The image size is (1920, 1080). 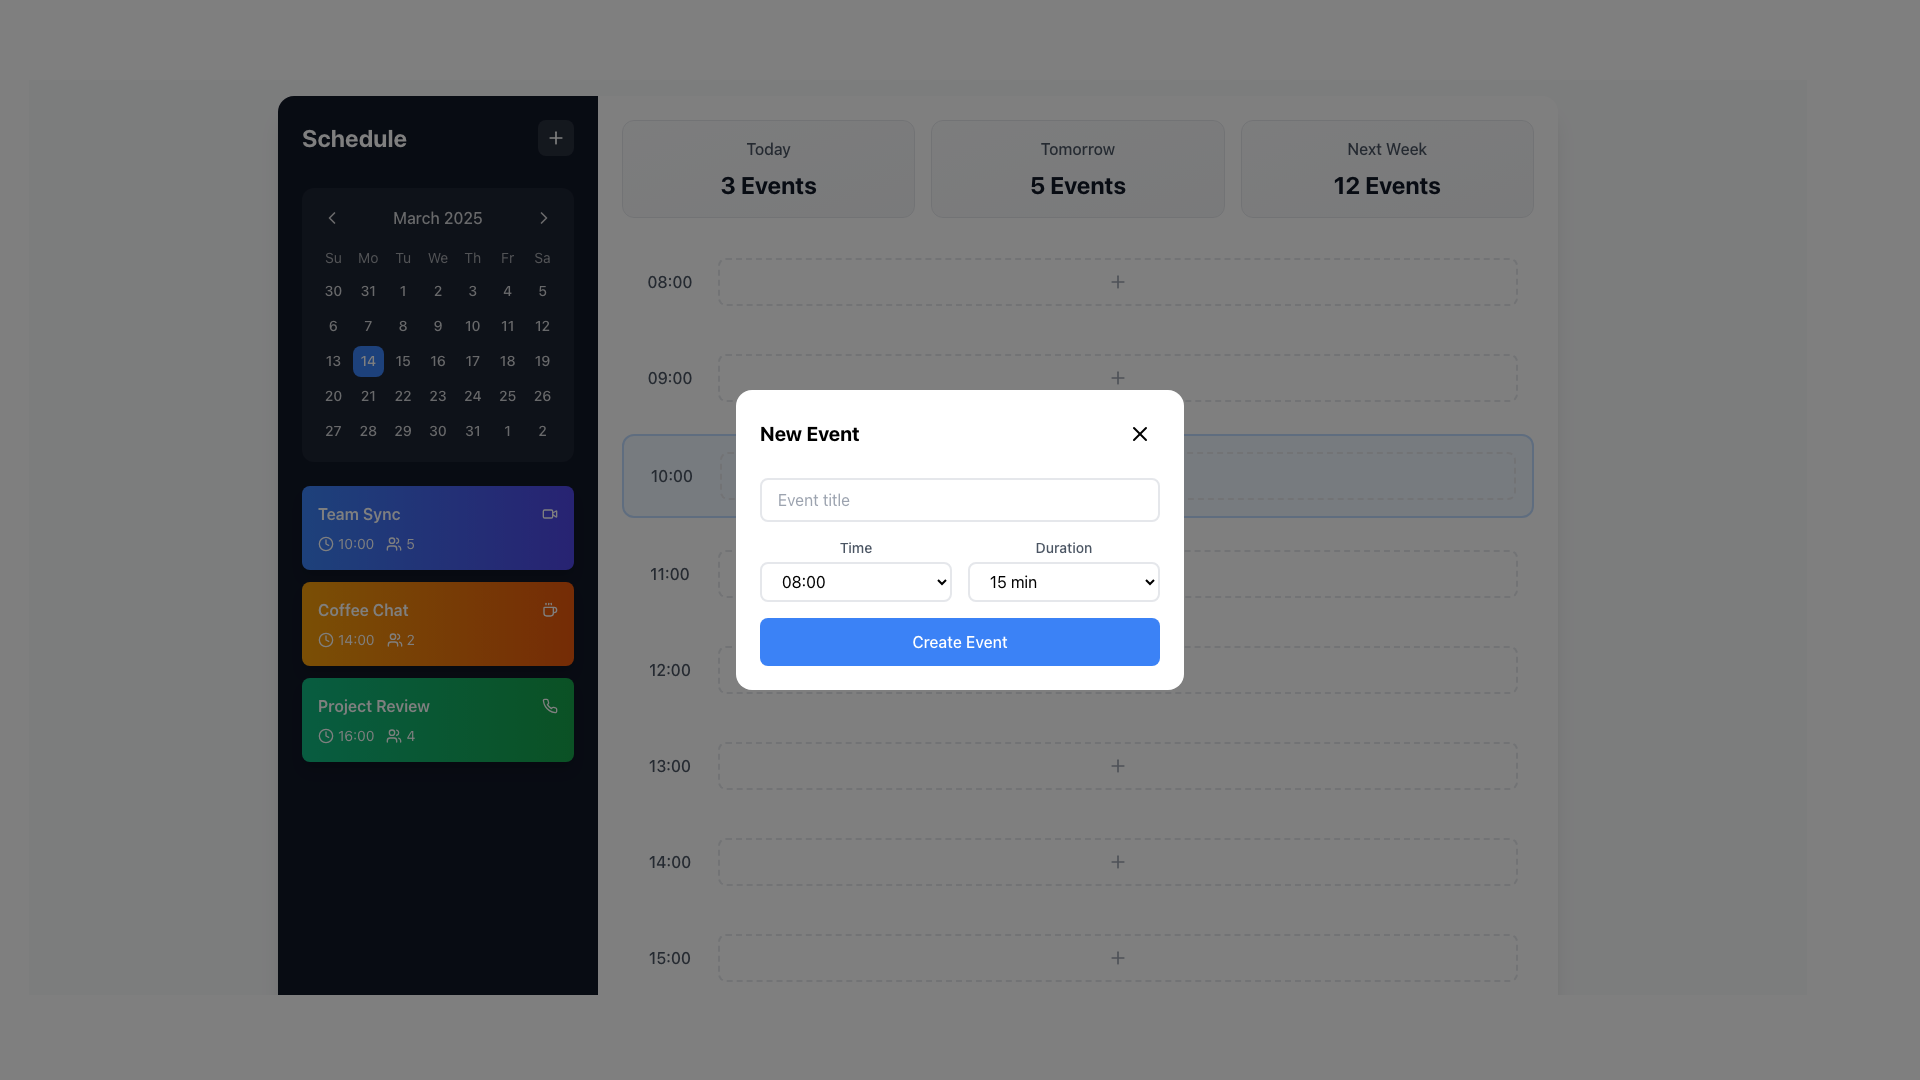 What do you see at coordinates (670, 956) in the screenshot?
I see `the static text label displaying '15:00' in gray font, positioned in the right section of the interface near the time slot in the daily calendar view` at bounding box center [670, 956].